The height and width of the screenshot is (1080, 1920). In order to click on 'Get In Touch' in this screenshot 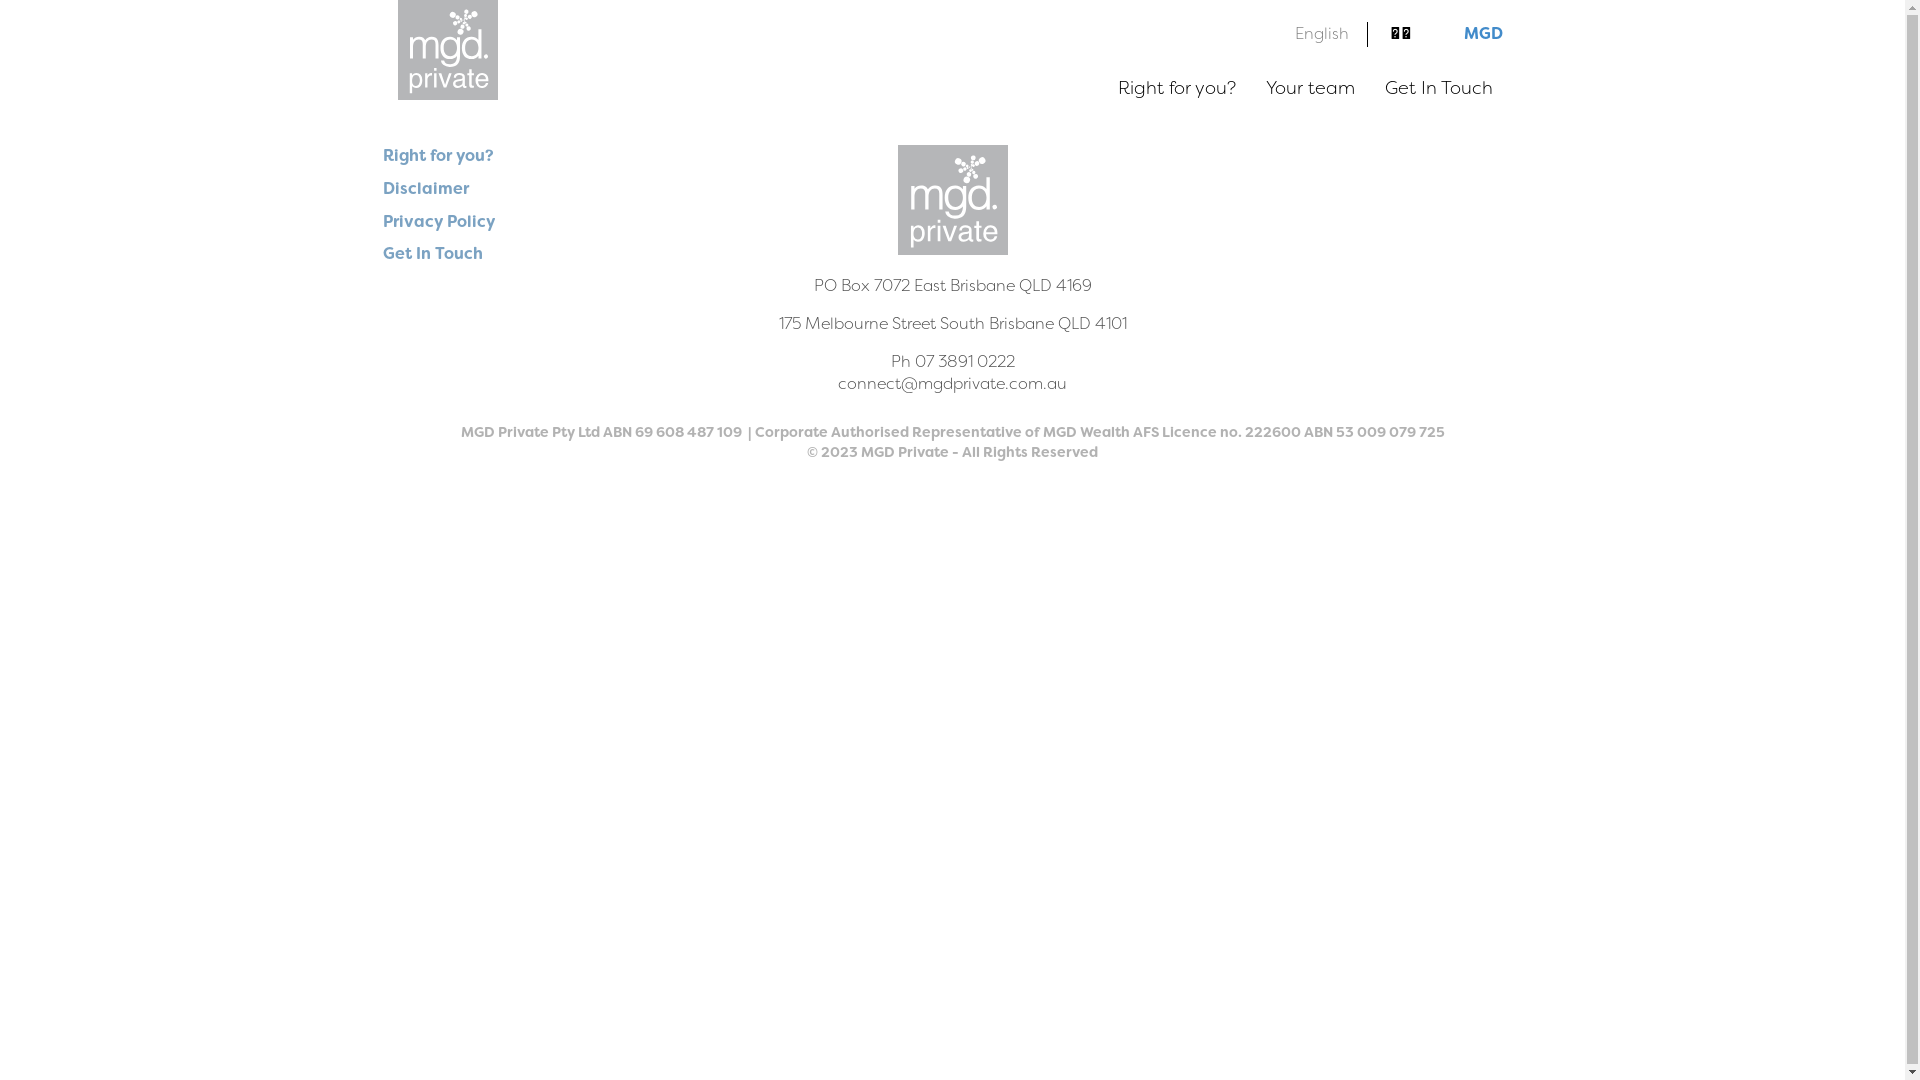, I will do `click(431, 252)`.